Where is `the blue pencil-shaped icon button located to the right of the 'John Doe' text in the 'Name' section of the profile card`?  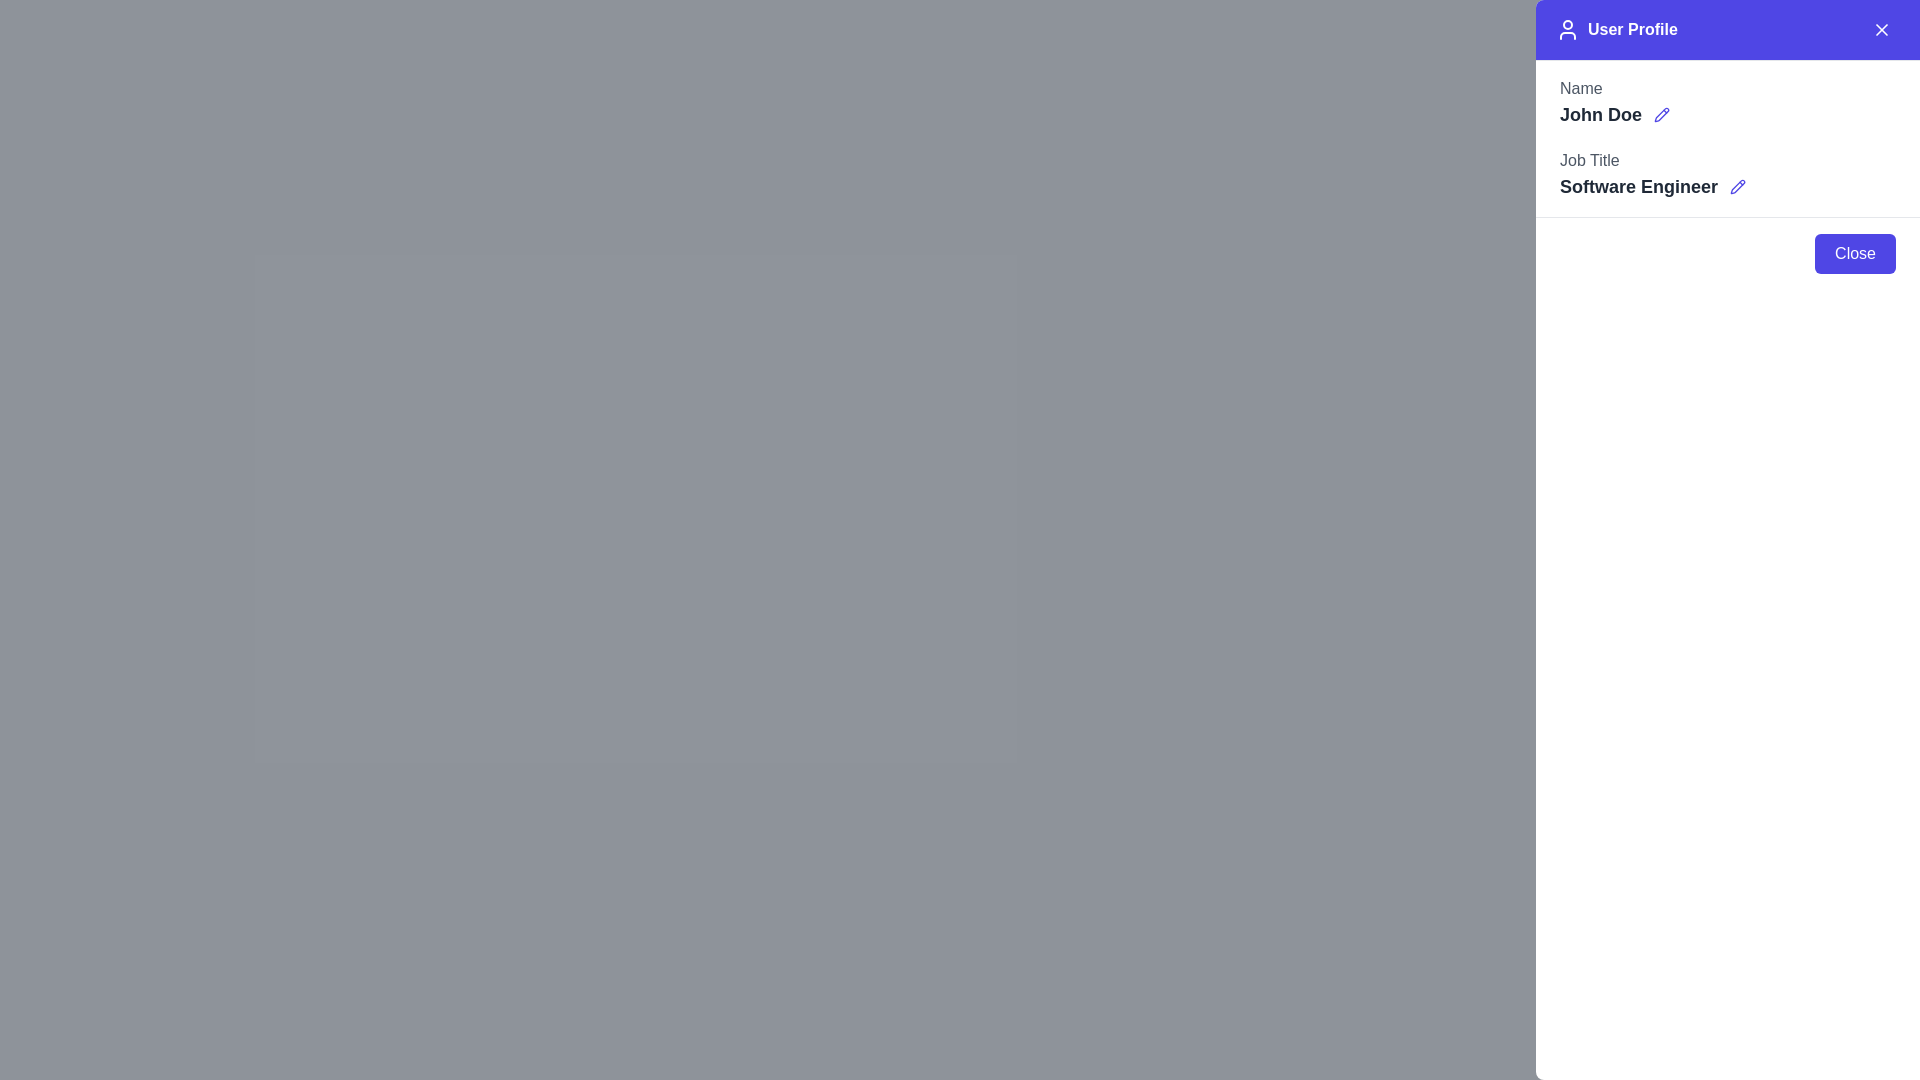 the blue pencil-shaped icon button located to the right of the 'John Doe' text in the 'Name' section of the profile card is located at coordinates (1661, 115).